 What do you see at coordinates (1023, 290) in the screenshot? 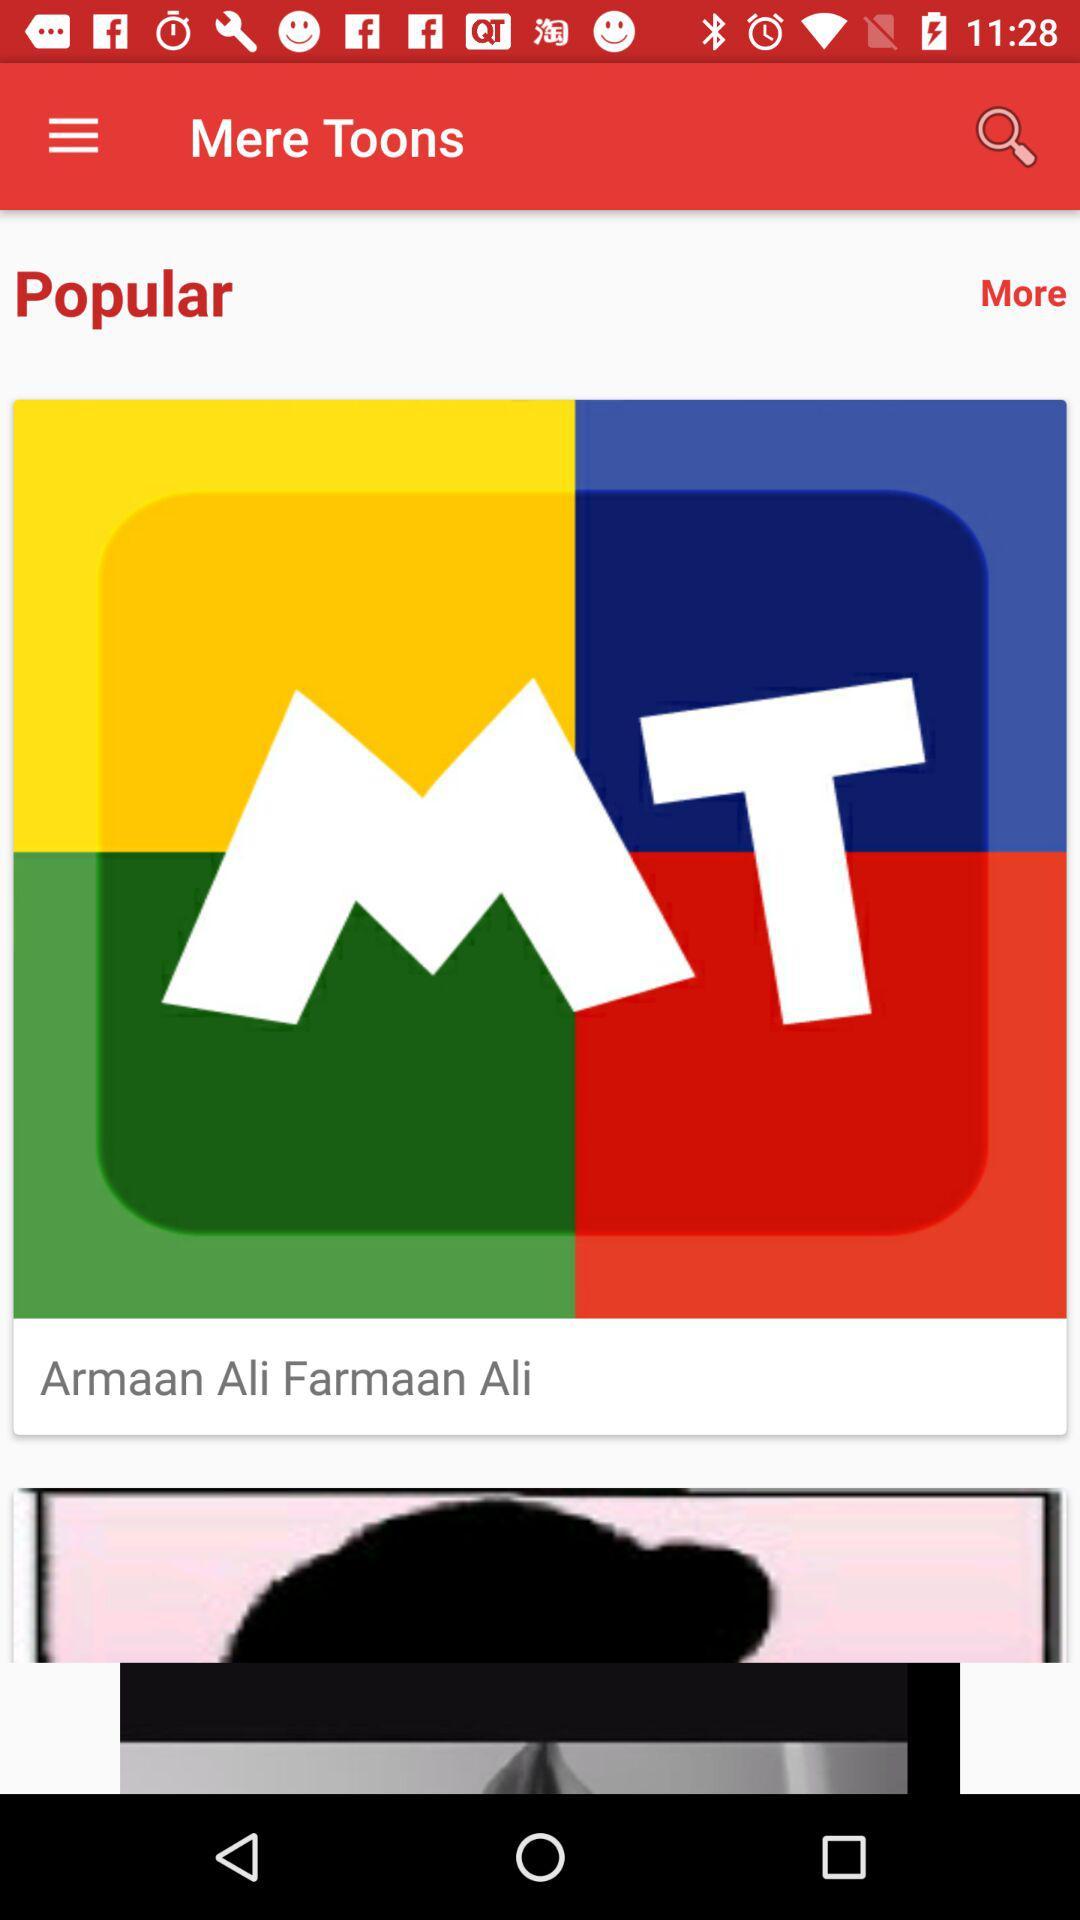
I see `more` at bounding box center [1023, 290].